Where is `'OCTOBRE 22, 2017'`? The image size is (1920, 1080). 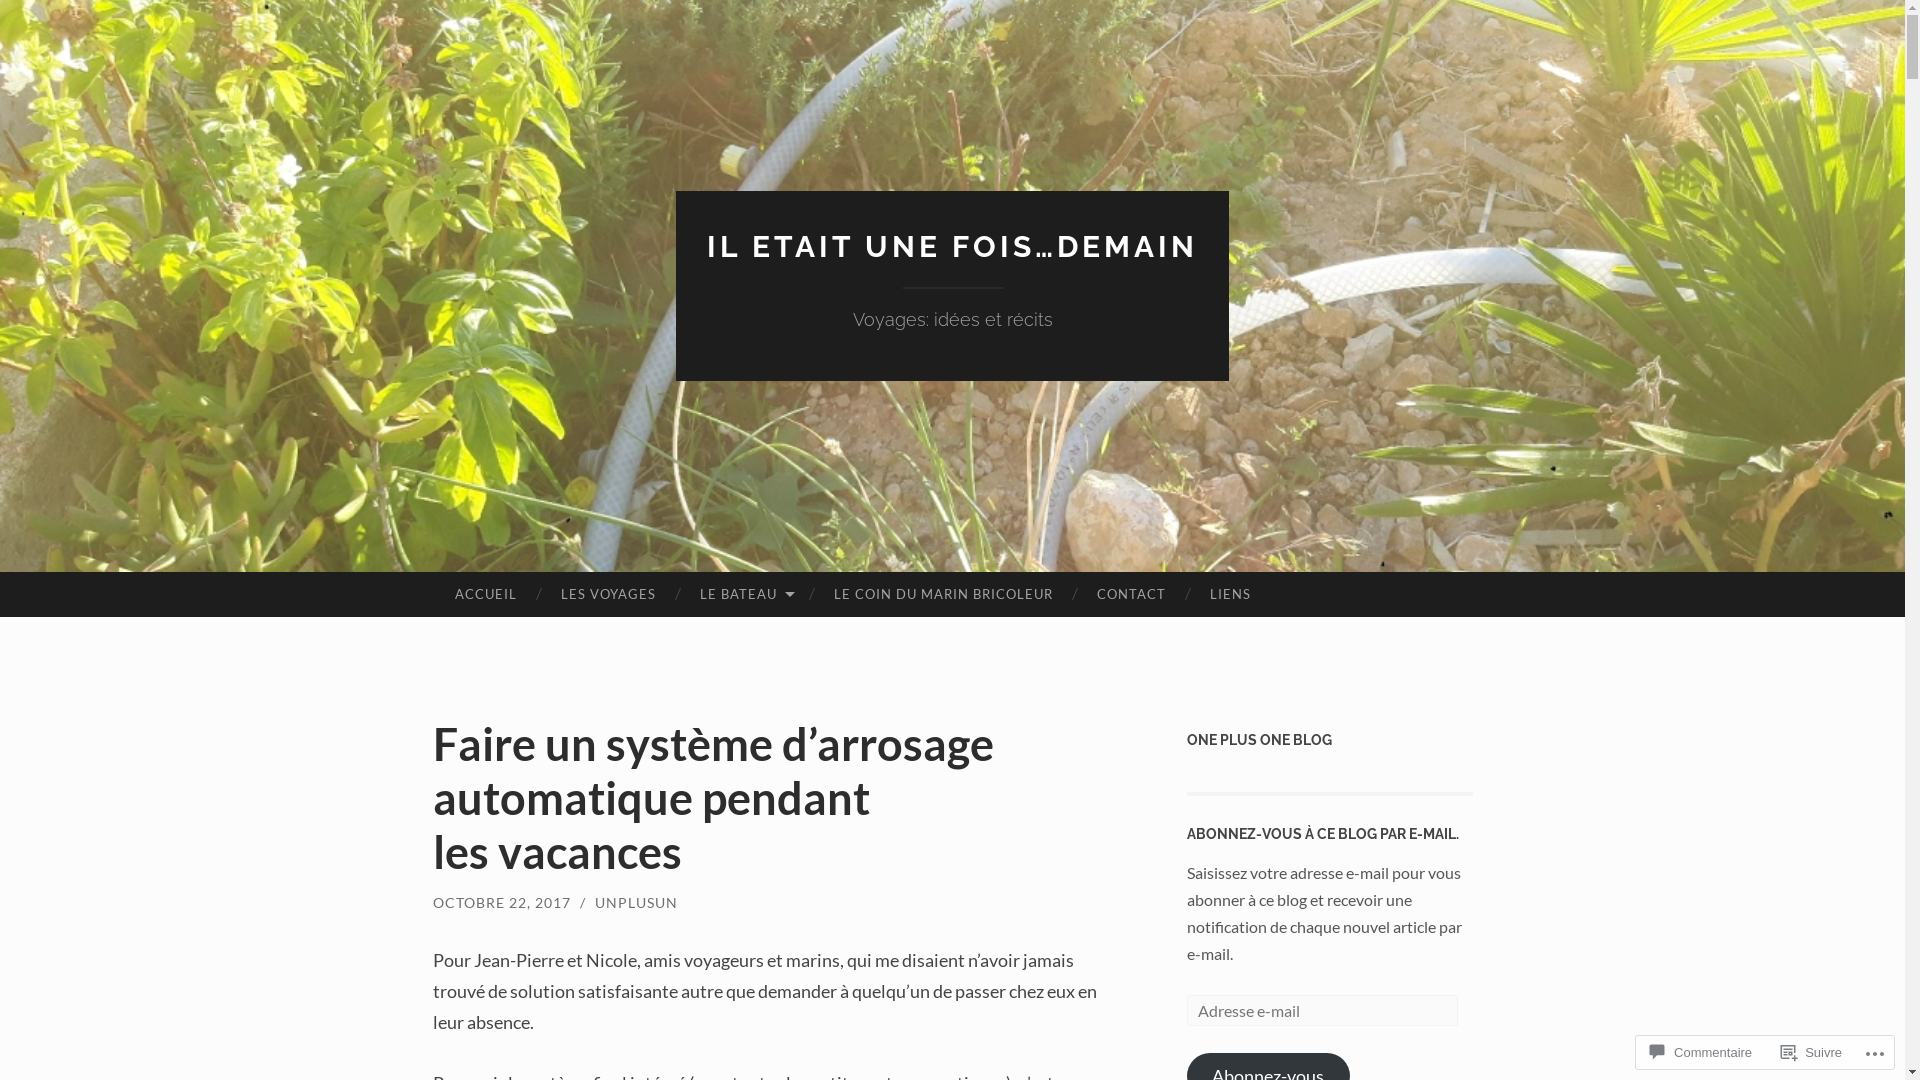 'OCTOBRE 22, 2017' is located at coordinates (431, 902).